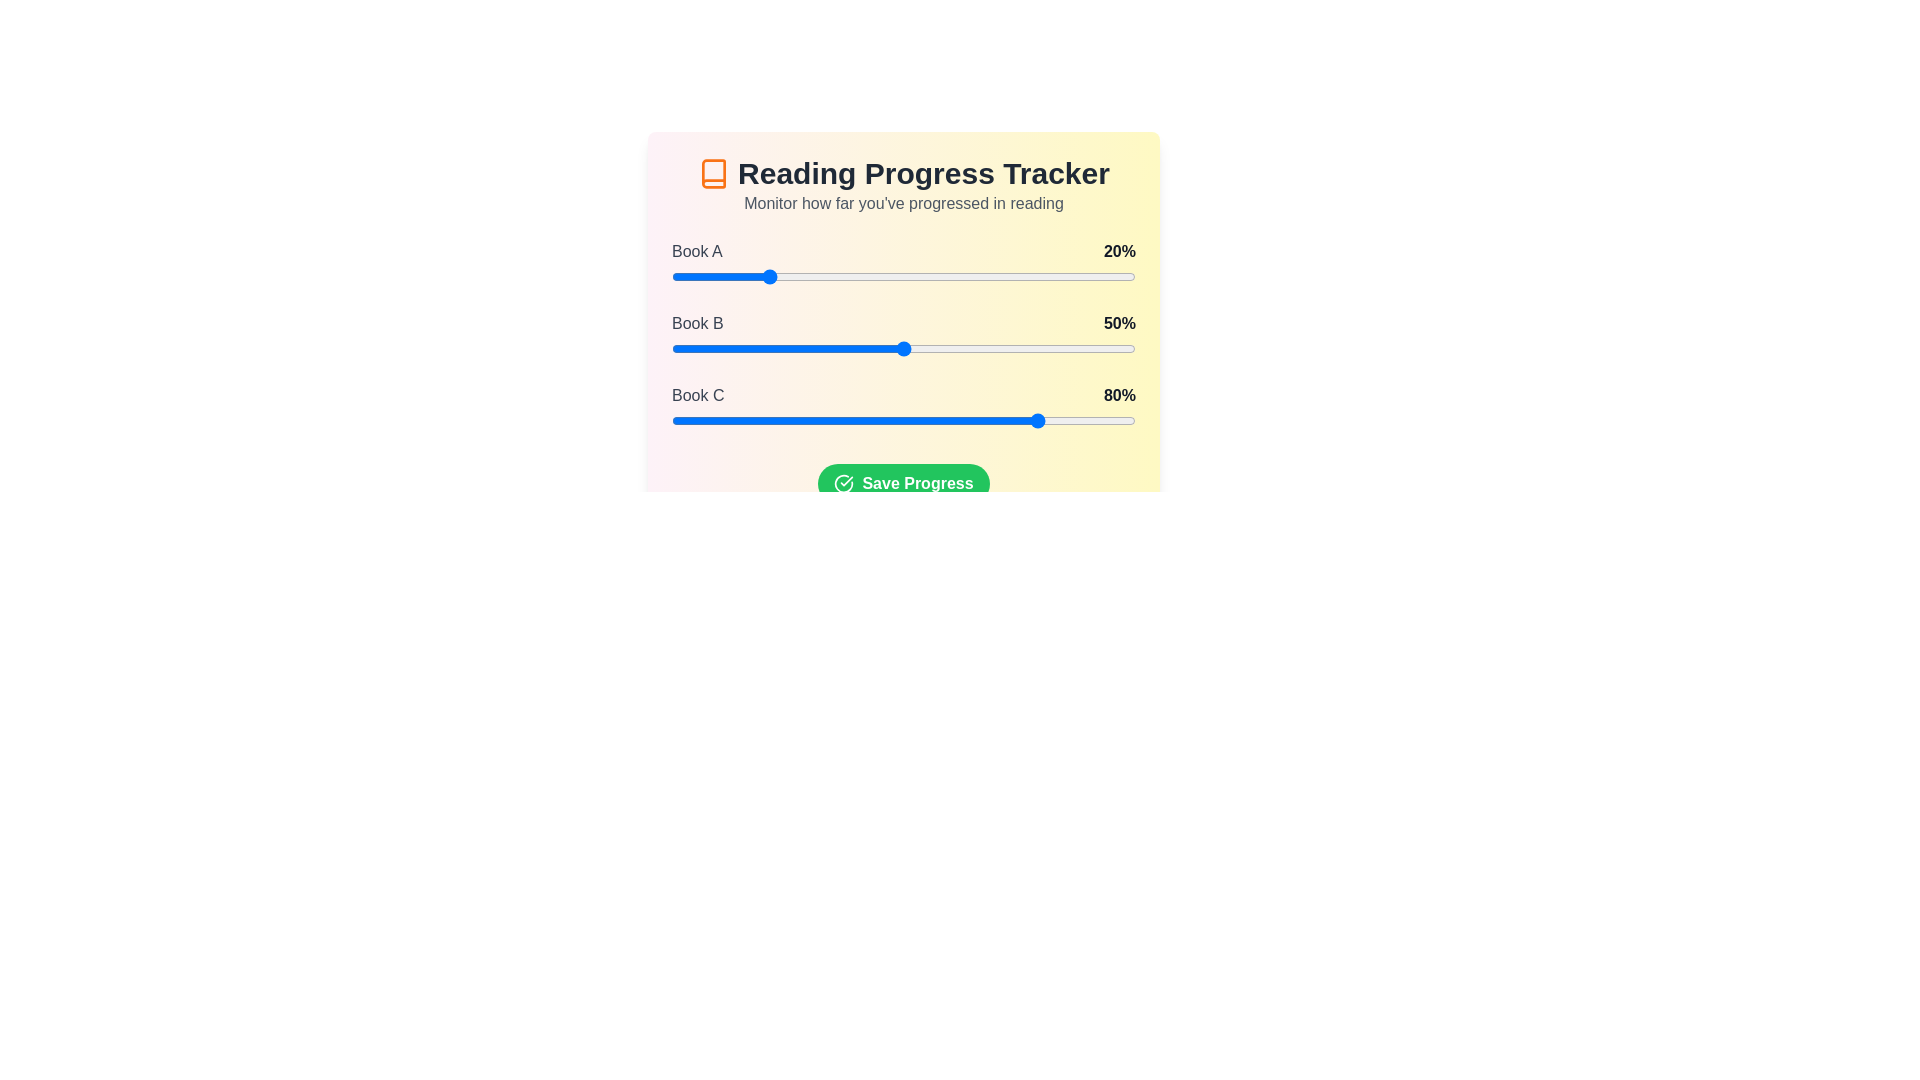  I want to click on the 'Save Progress' button to save the current state of the progress, so click(902, 483).